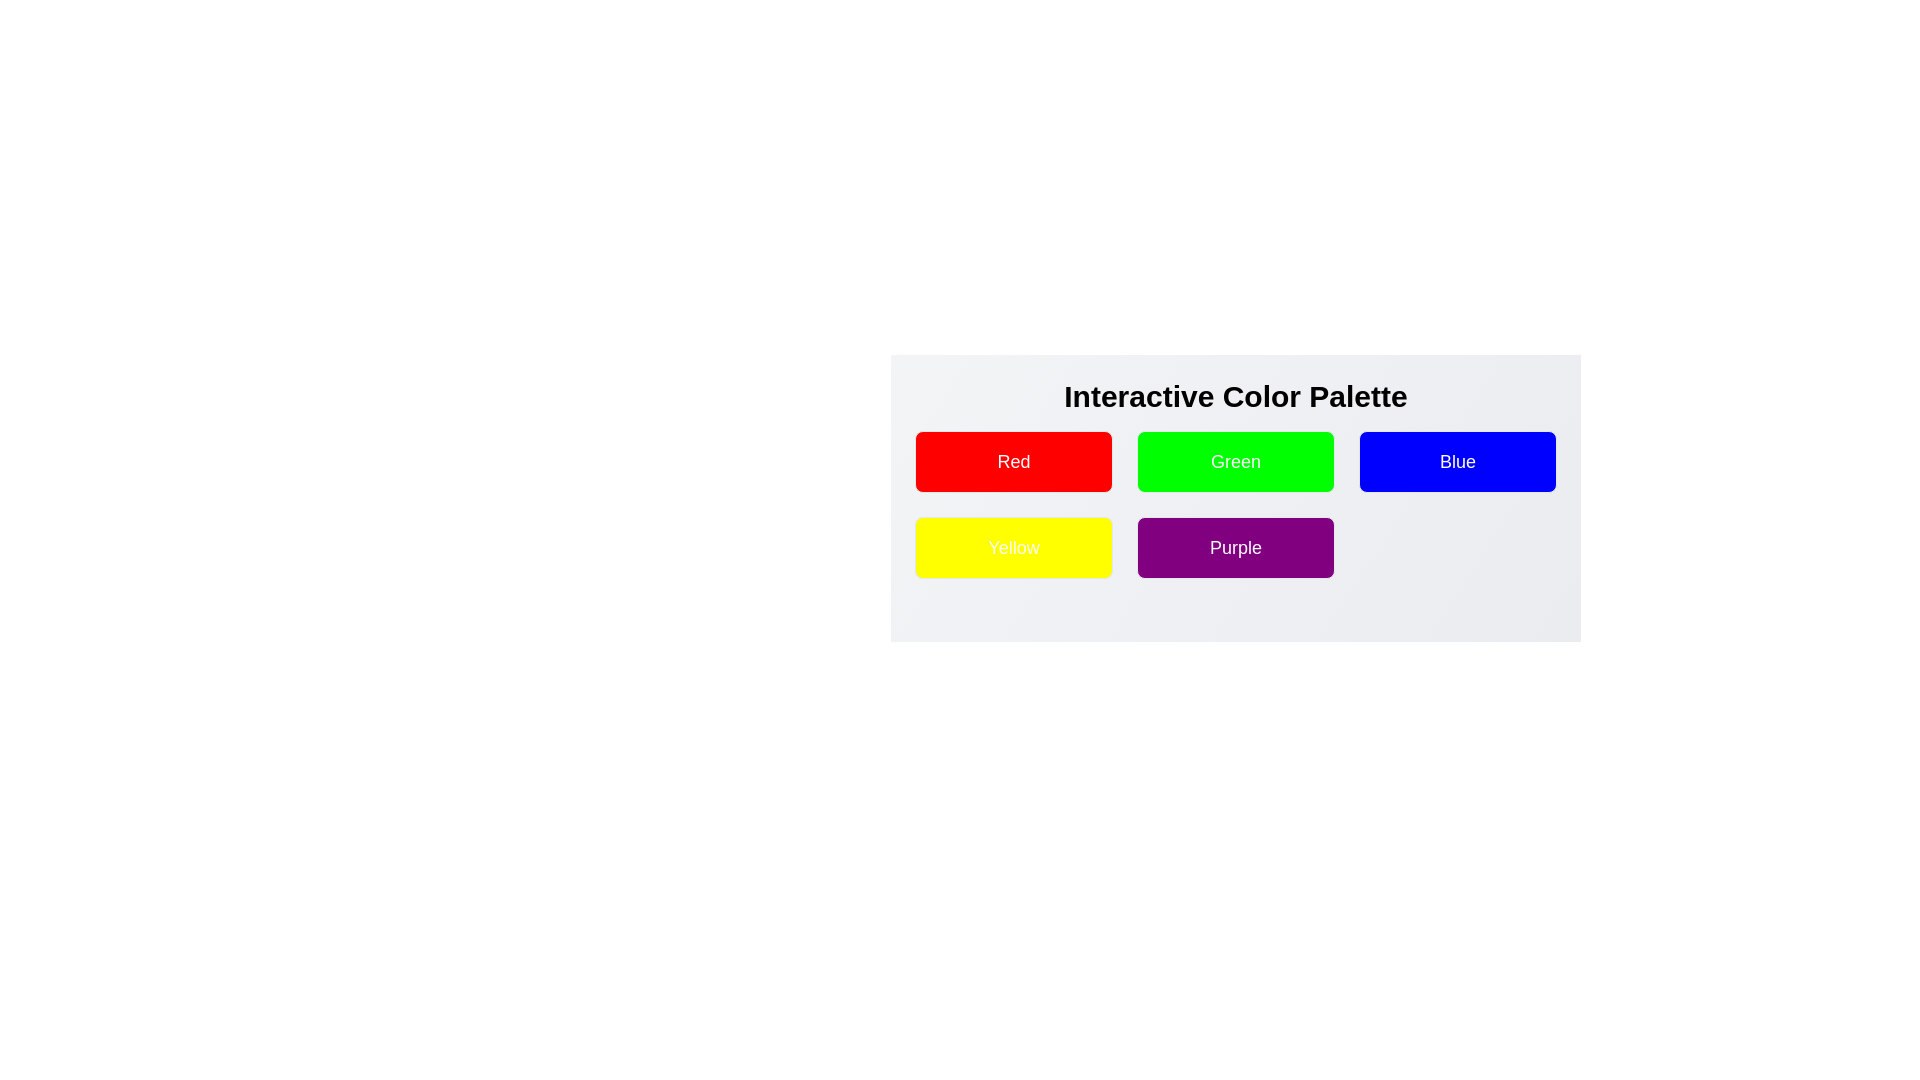 The image size is (1920, 1080). Describe the element at coordinates (1235, 547) in the screenshot. I see `the purple button labeled 'Purple' which is a rectangular button with rounded corners and white text, located in the second row, third column of the grid layout` at that location.